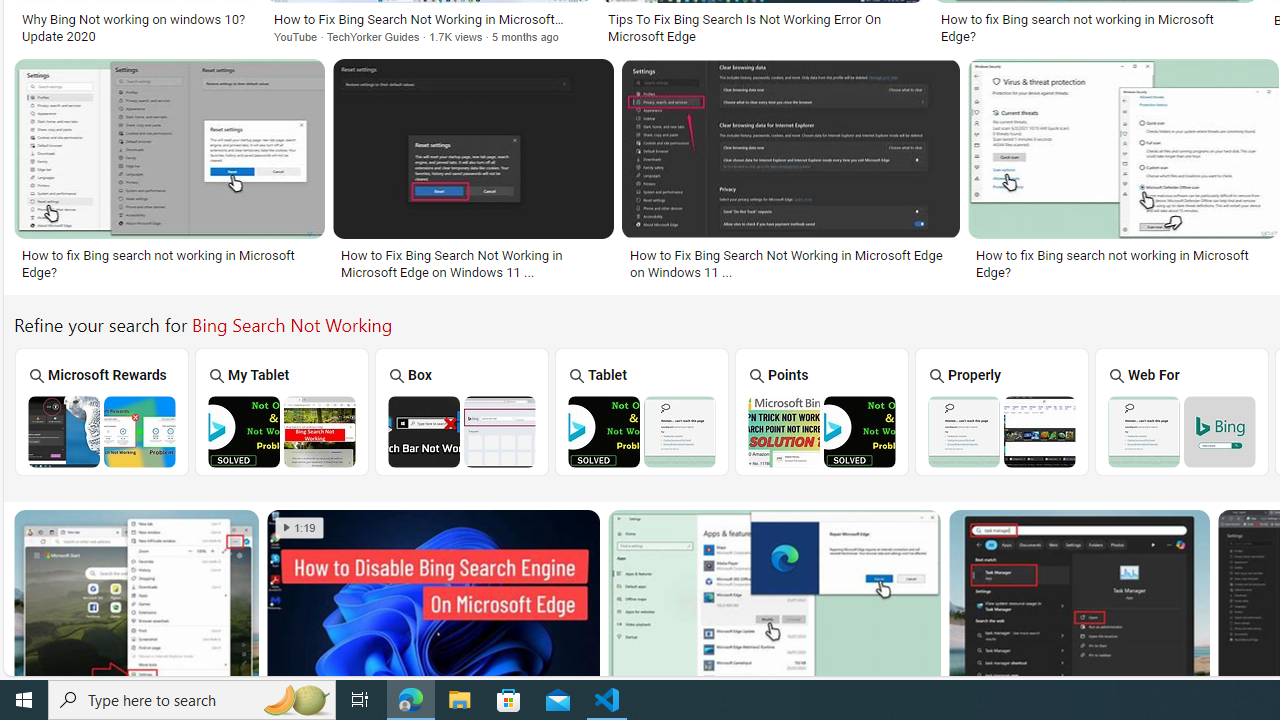  What do you see at coordinates (134, 27) in the screenshot?
I see `'Why Bing Not working on windows 10? Update 2020'` at bounding box center [134, 27].